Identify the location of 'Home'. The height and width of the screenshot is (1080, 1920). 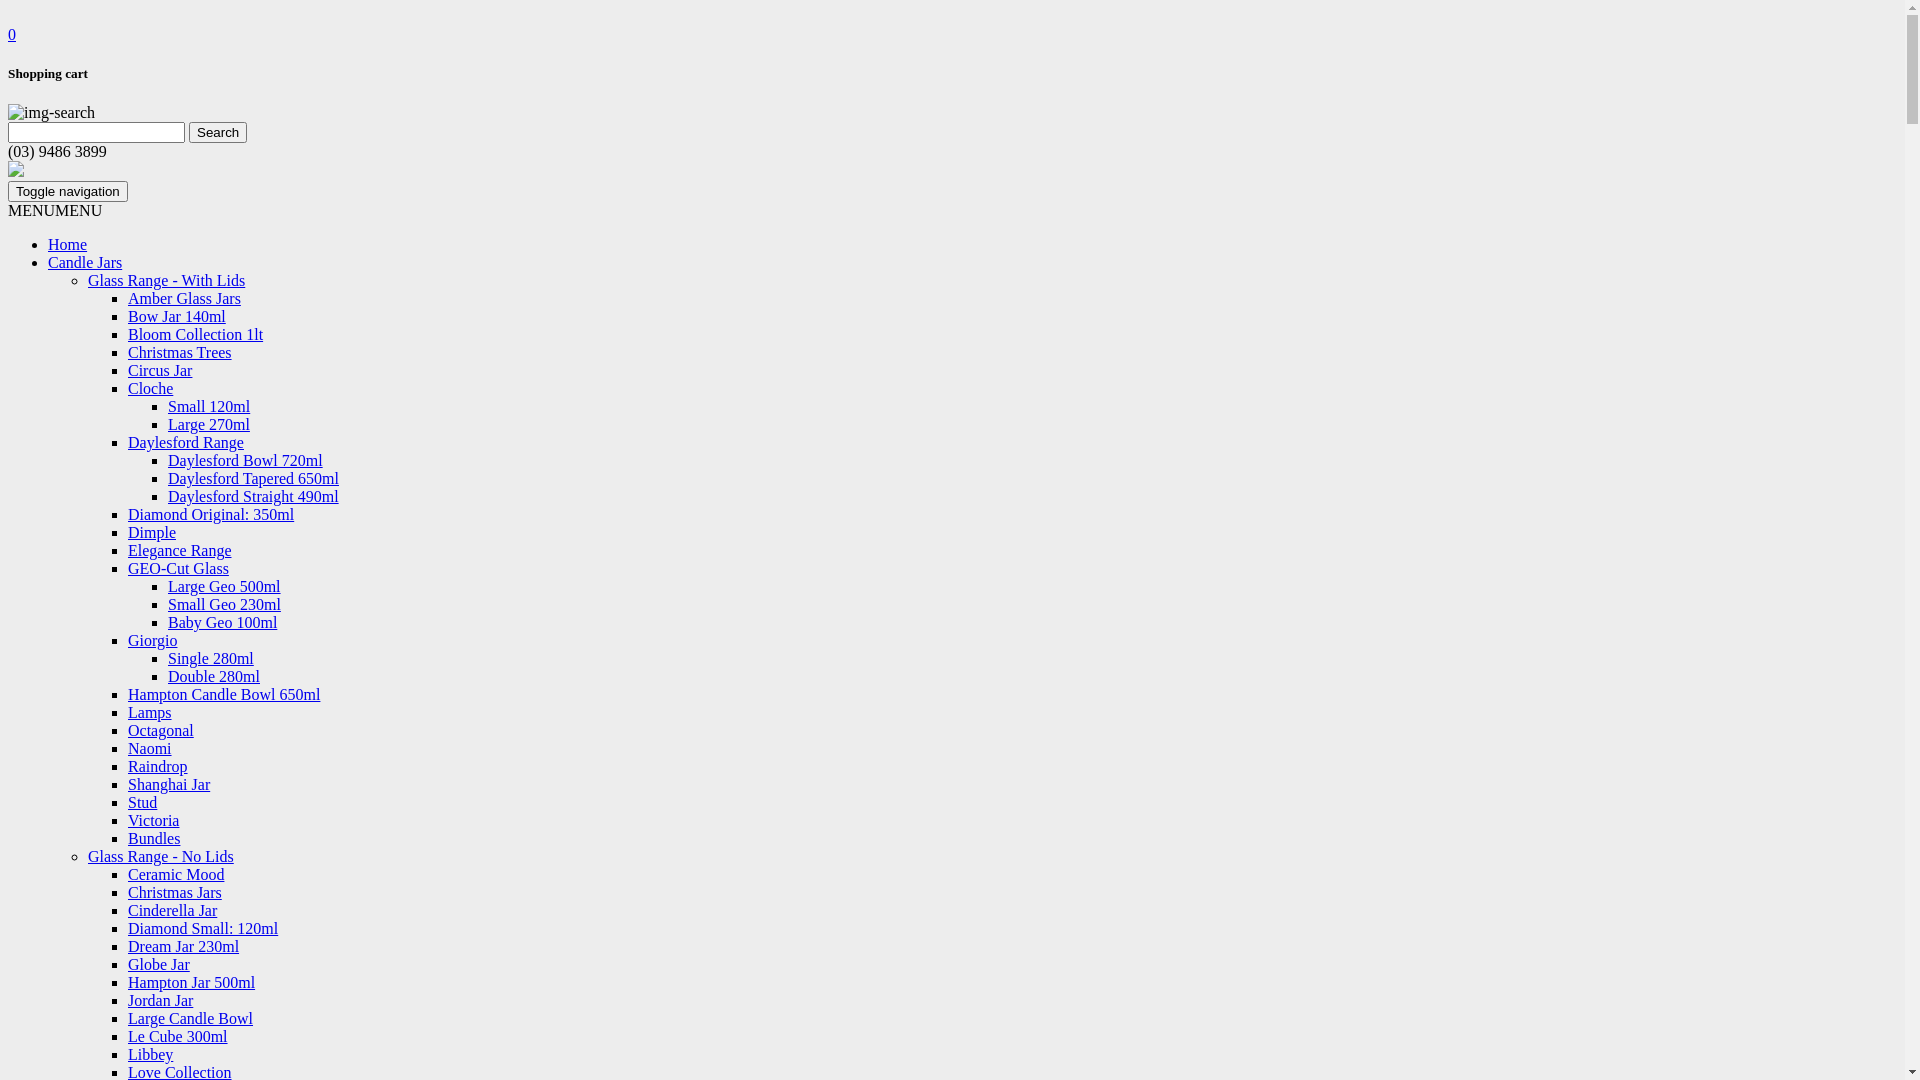
(67, 243).